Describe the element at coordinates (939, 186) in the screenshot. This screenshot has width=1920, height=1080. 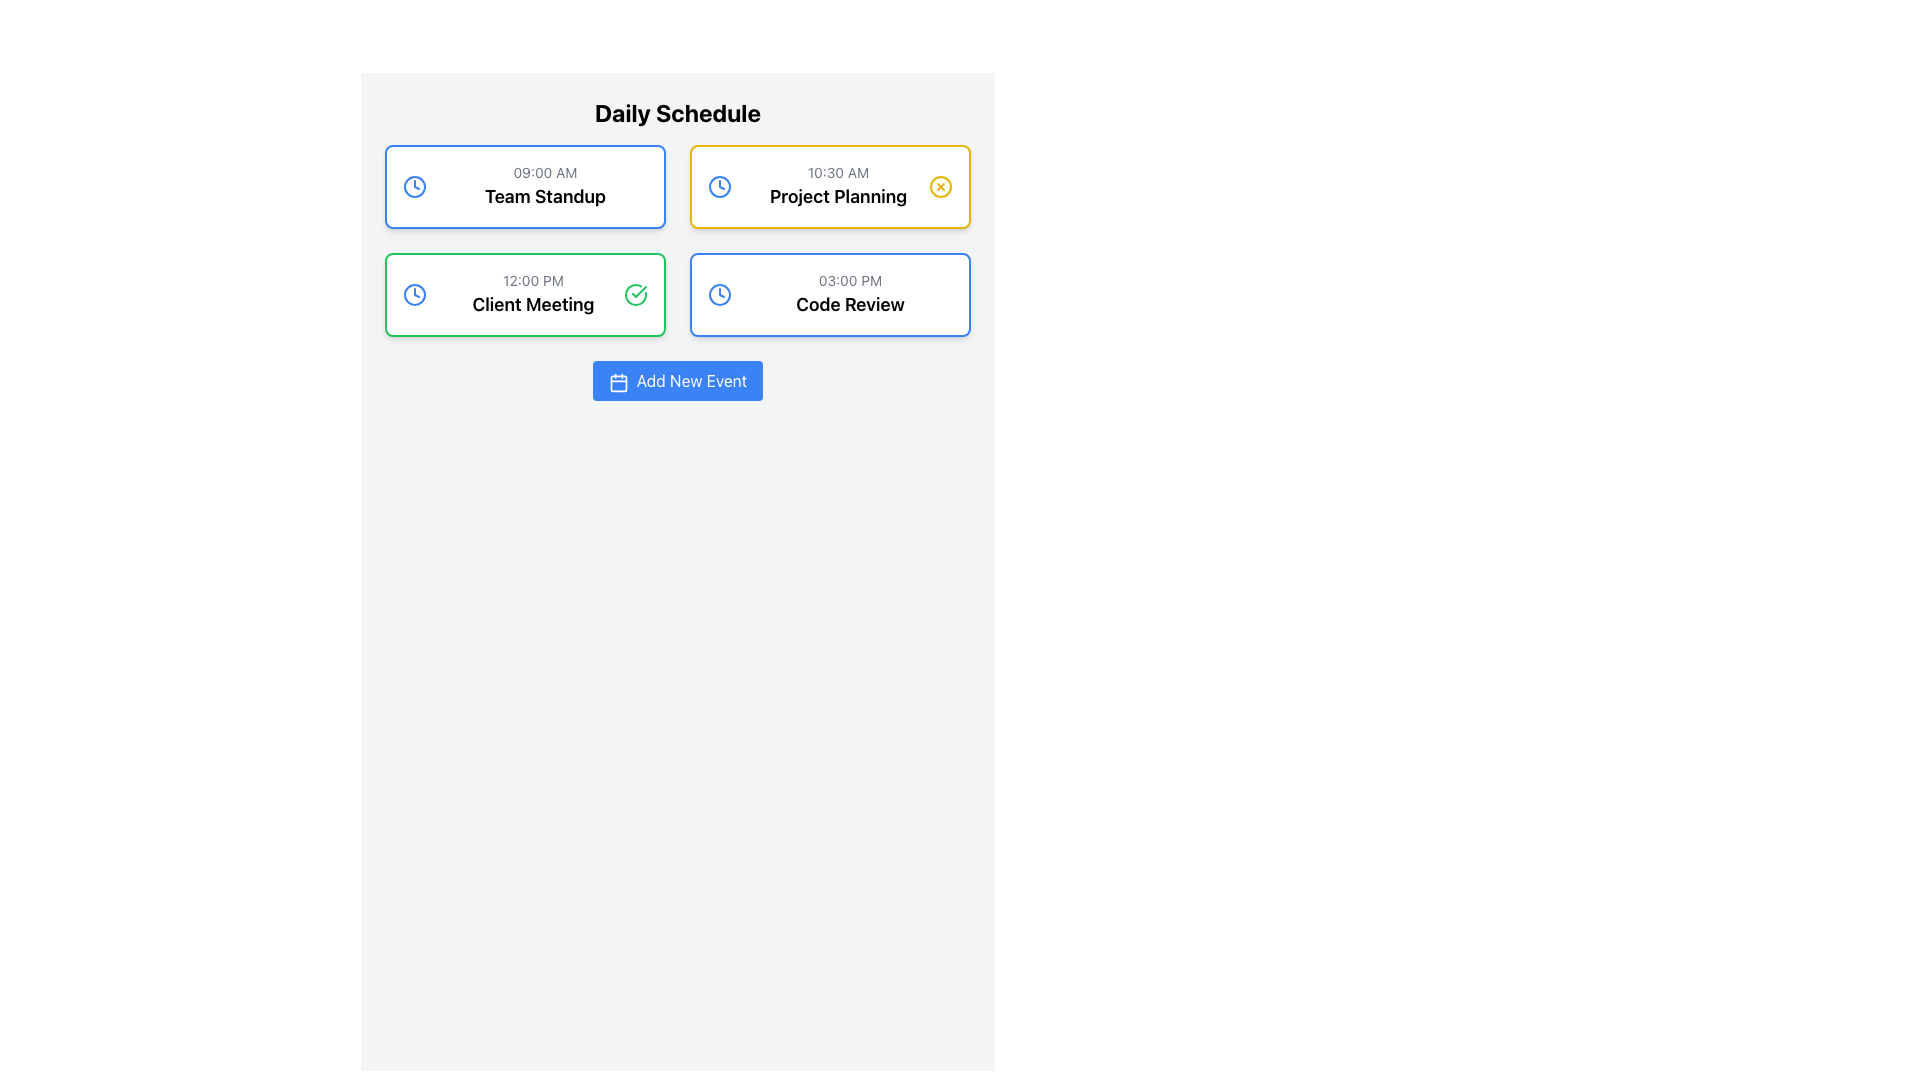
I see `the circular yellow 'X' icon located at the top-right corner of the 'Project Planning' block` at that location.